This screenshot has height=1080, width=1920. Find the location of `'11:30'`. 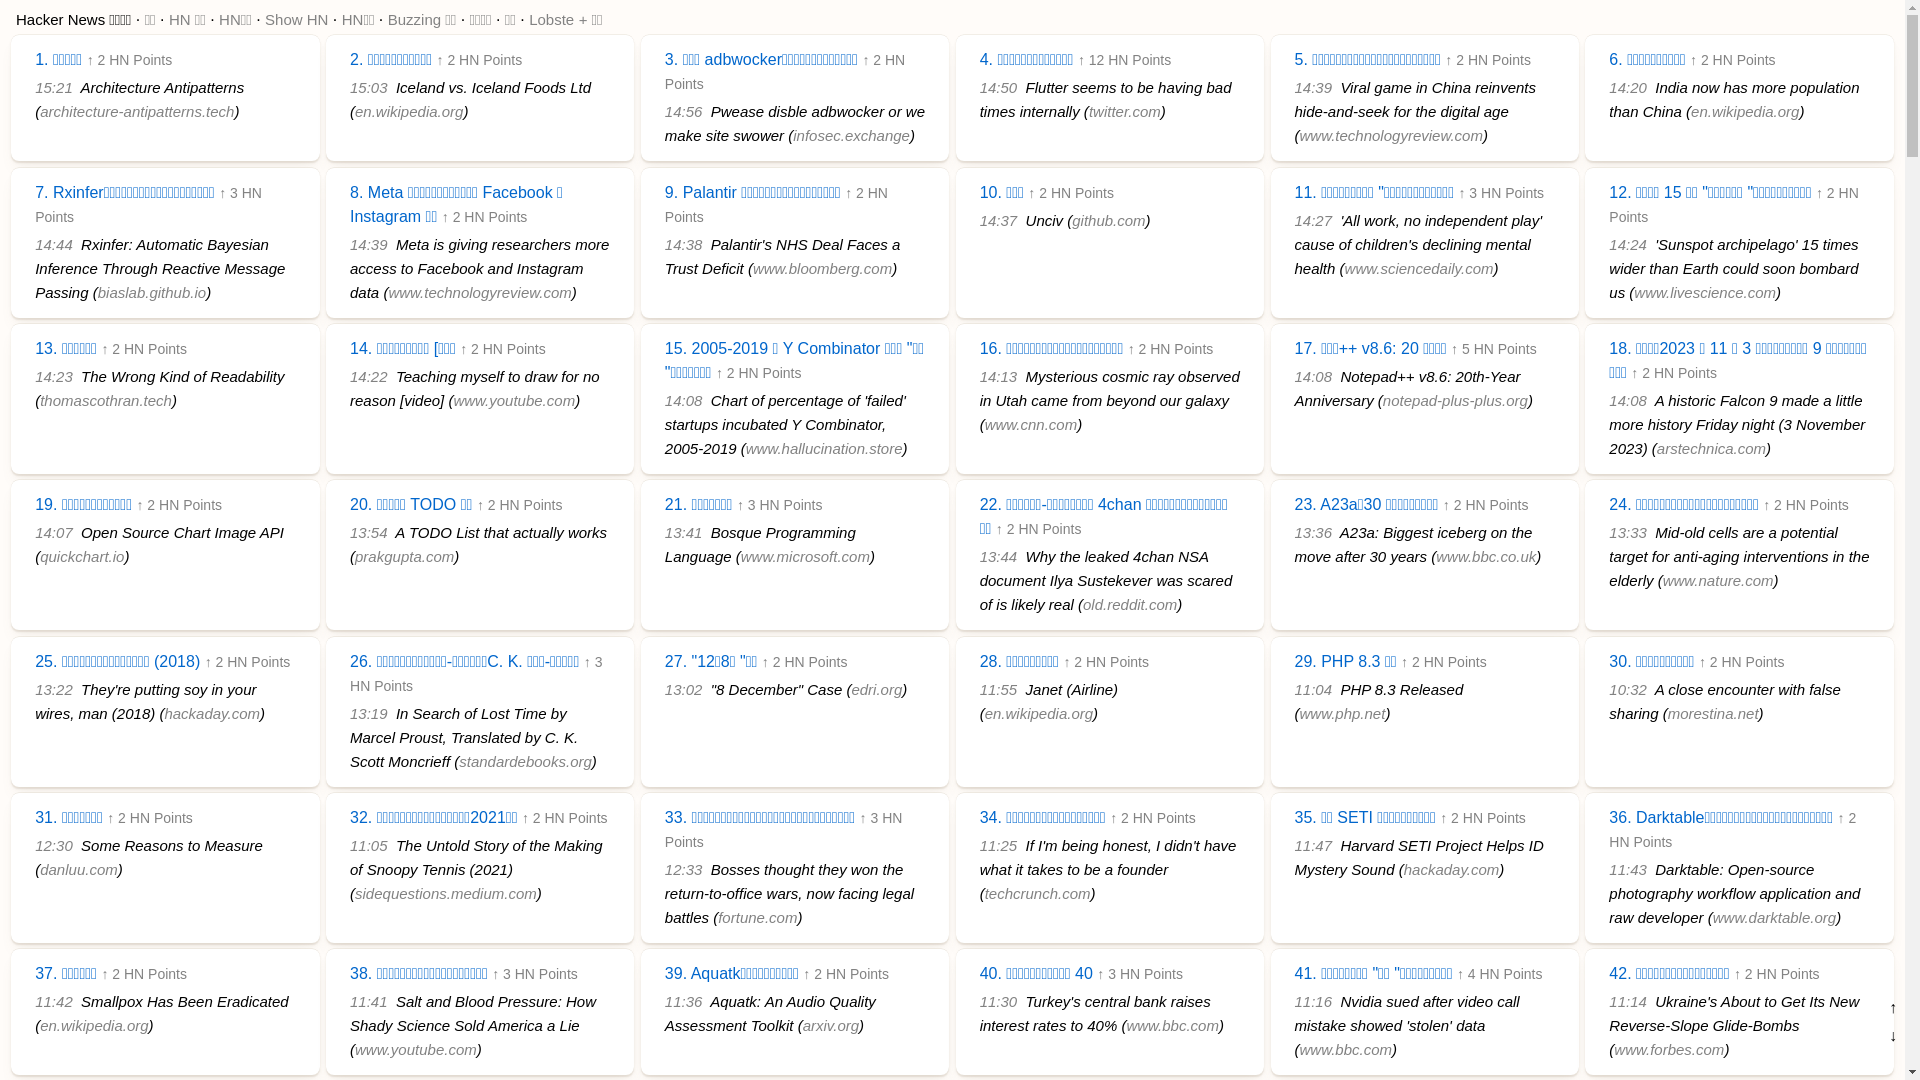

'11:30' is located at coordinates (998, 1001).